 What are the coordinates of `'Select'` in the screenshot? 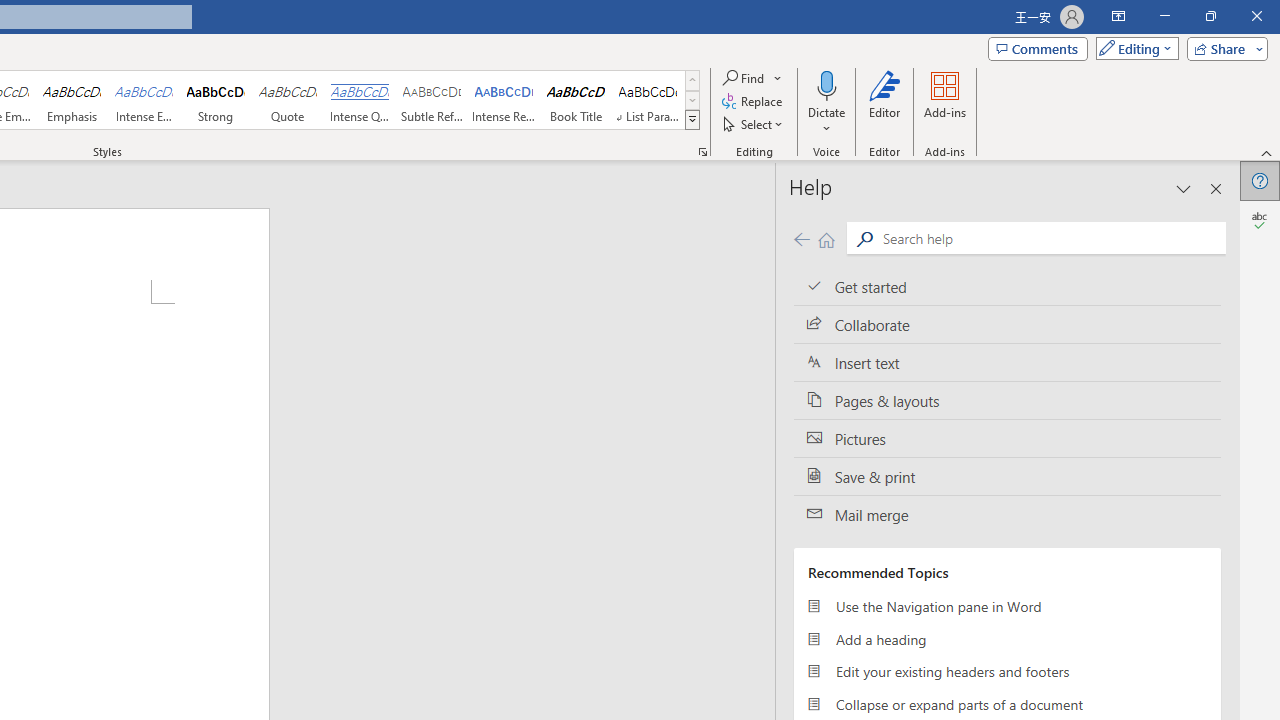 It's located at (753, 124).